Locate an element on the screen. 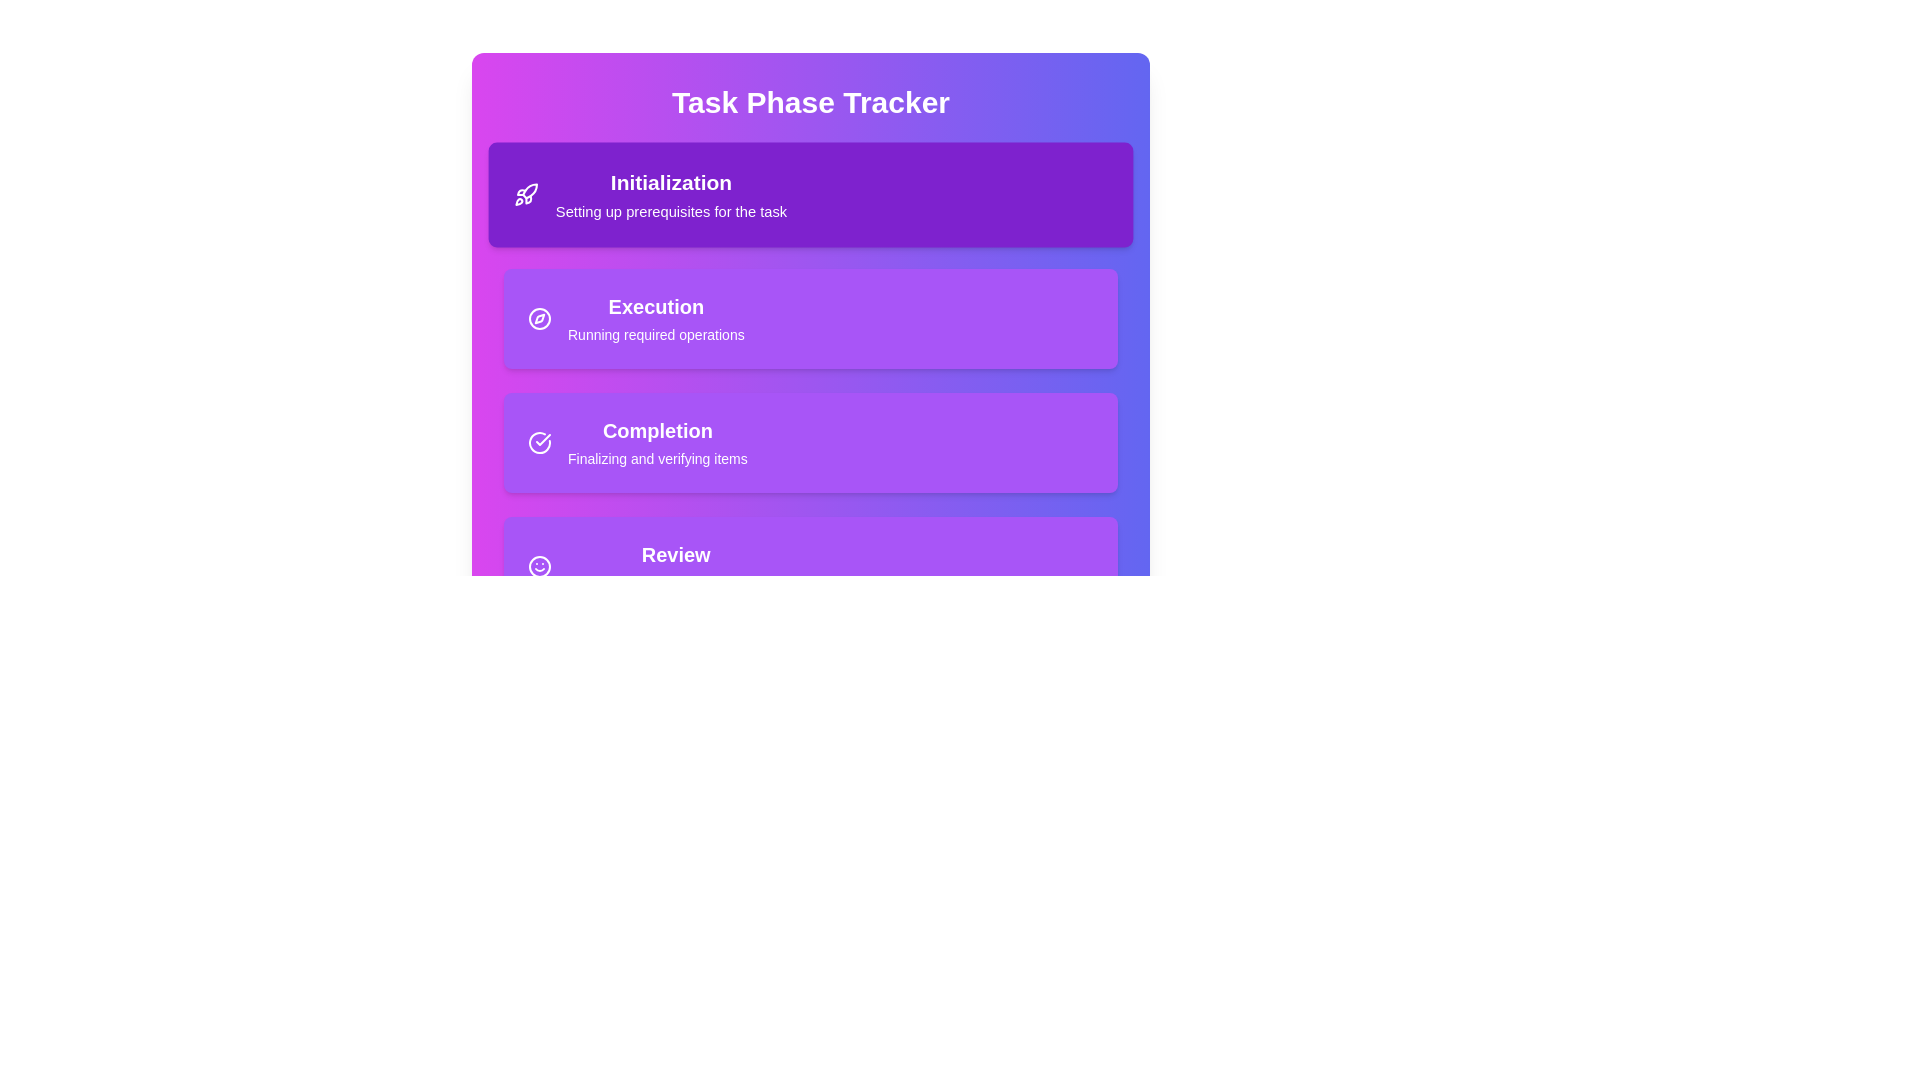  the text label located in the 'Completion' section, which provides elaboration for the 'Completion' phase is located at coordinates (657, 459).